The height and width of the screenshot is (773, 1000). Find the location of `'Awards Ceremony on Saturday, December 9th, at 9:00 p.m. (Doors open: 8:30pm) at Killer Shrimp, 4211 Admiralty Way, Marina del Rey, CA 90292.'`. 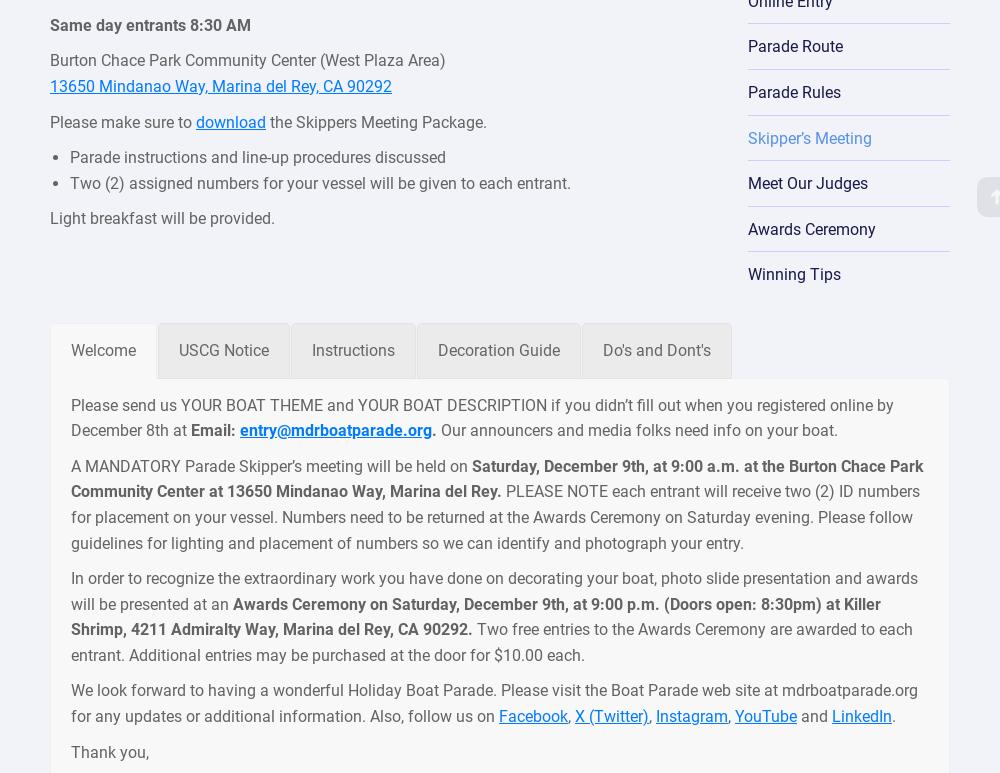

'Awards Ceremony on Saturday, December 9th, at 9:00 p.m. (Doors open: 8:30pm) at Killer Shrimp, 4211 Admiralty Way, Marina del Rey, CA 90292.' is located at coordinates (475, 615).